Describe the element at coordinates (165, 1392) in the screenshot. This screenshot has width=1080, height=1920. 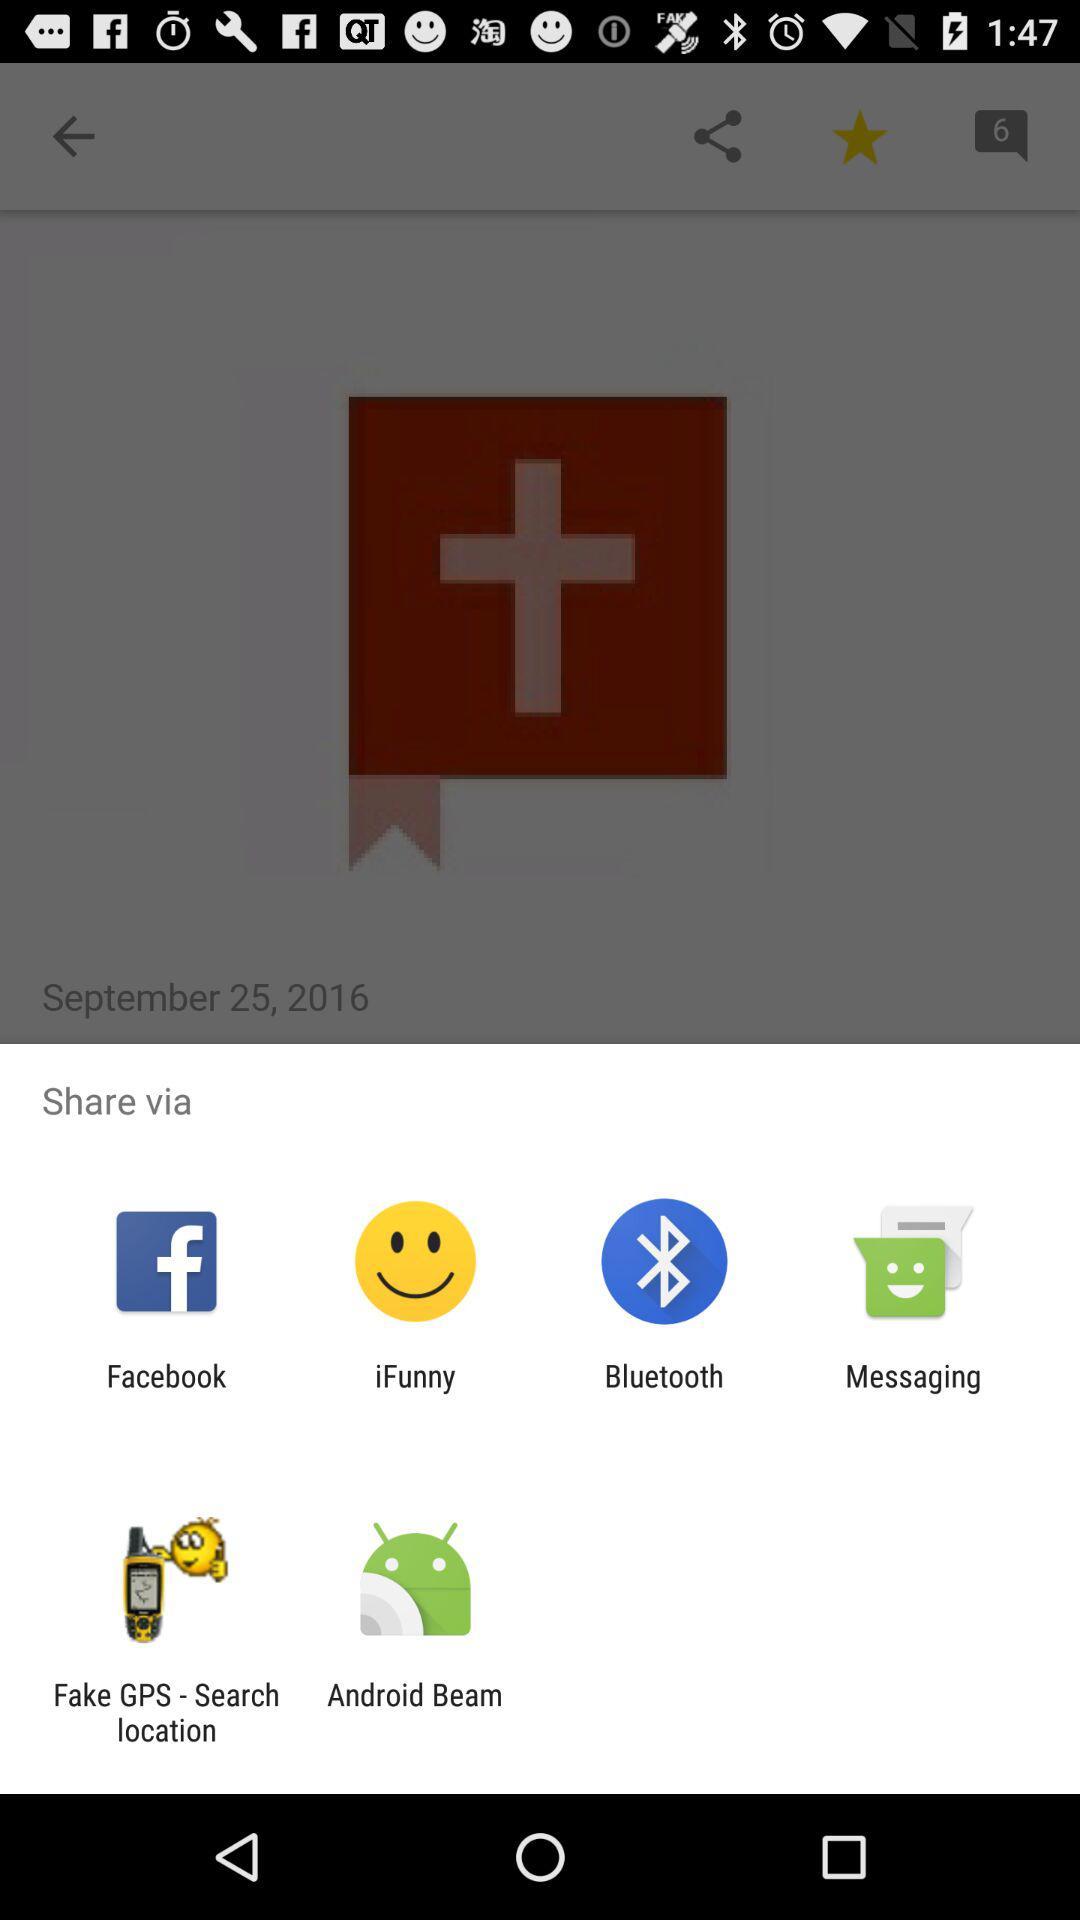
I see `facebook icon` at that location.